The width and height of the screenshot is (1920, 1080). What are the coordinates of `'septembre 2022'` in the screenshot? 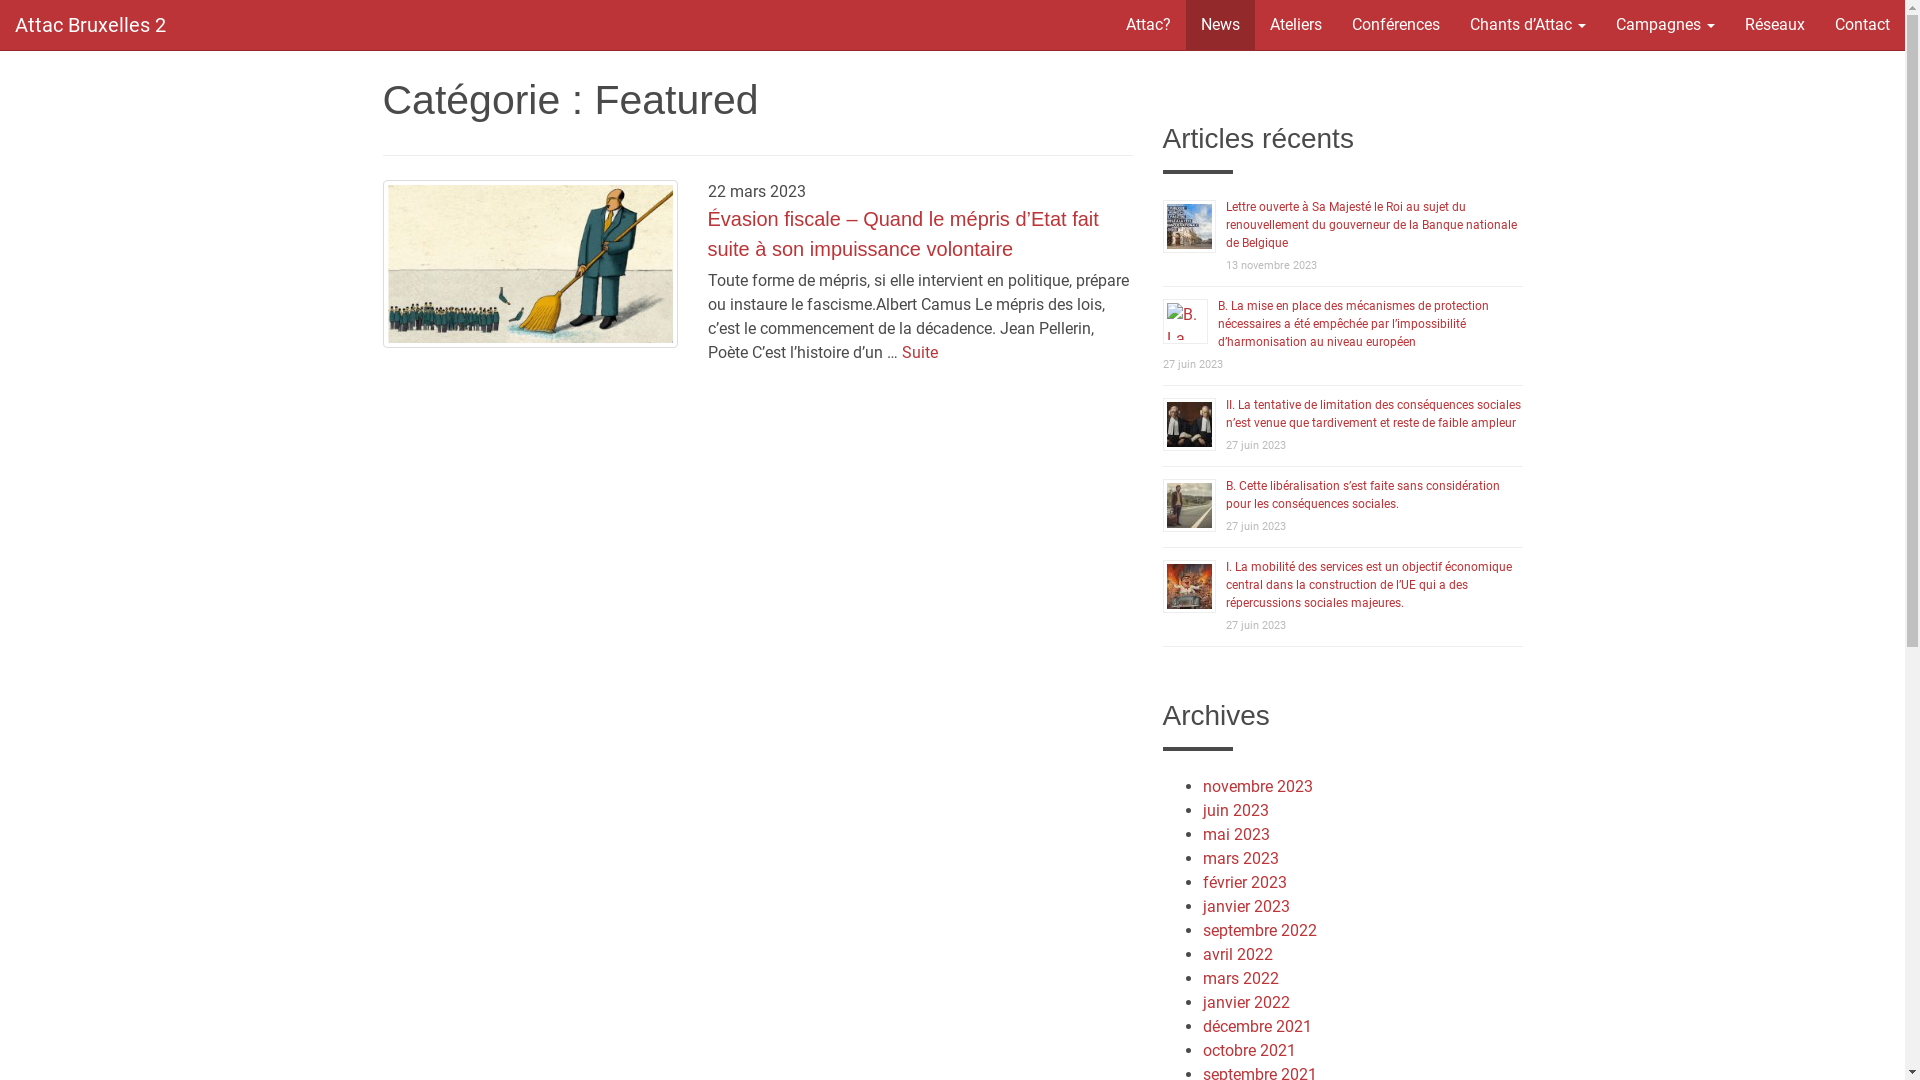 It's located at (1257, 930).